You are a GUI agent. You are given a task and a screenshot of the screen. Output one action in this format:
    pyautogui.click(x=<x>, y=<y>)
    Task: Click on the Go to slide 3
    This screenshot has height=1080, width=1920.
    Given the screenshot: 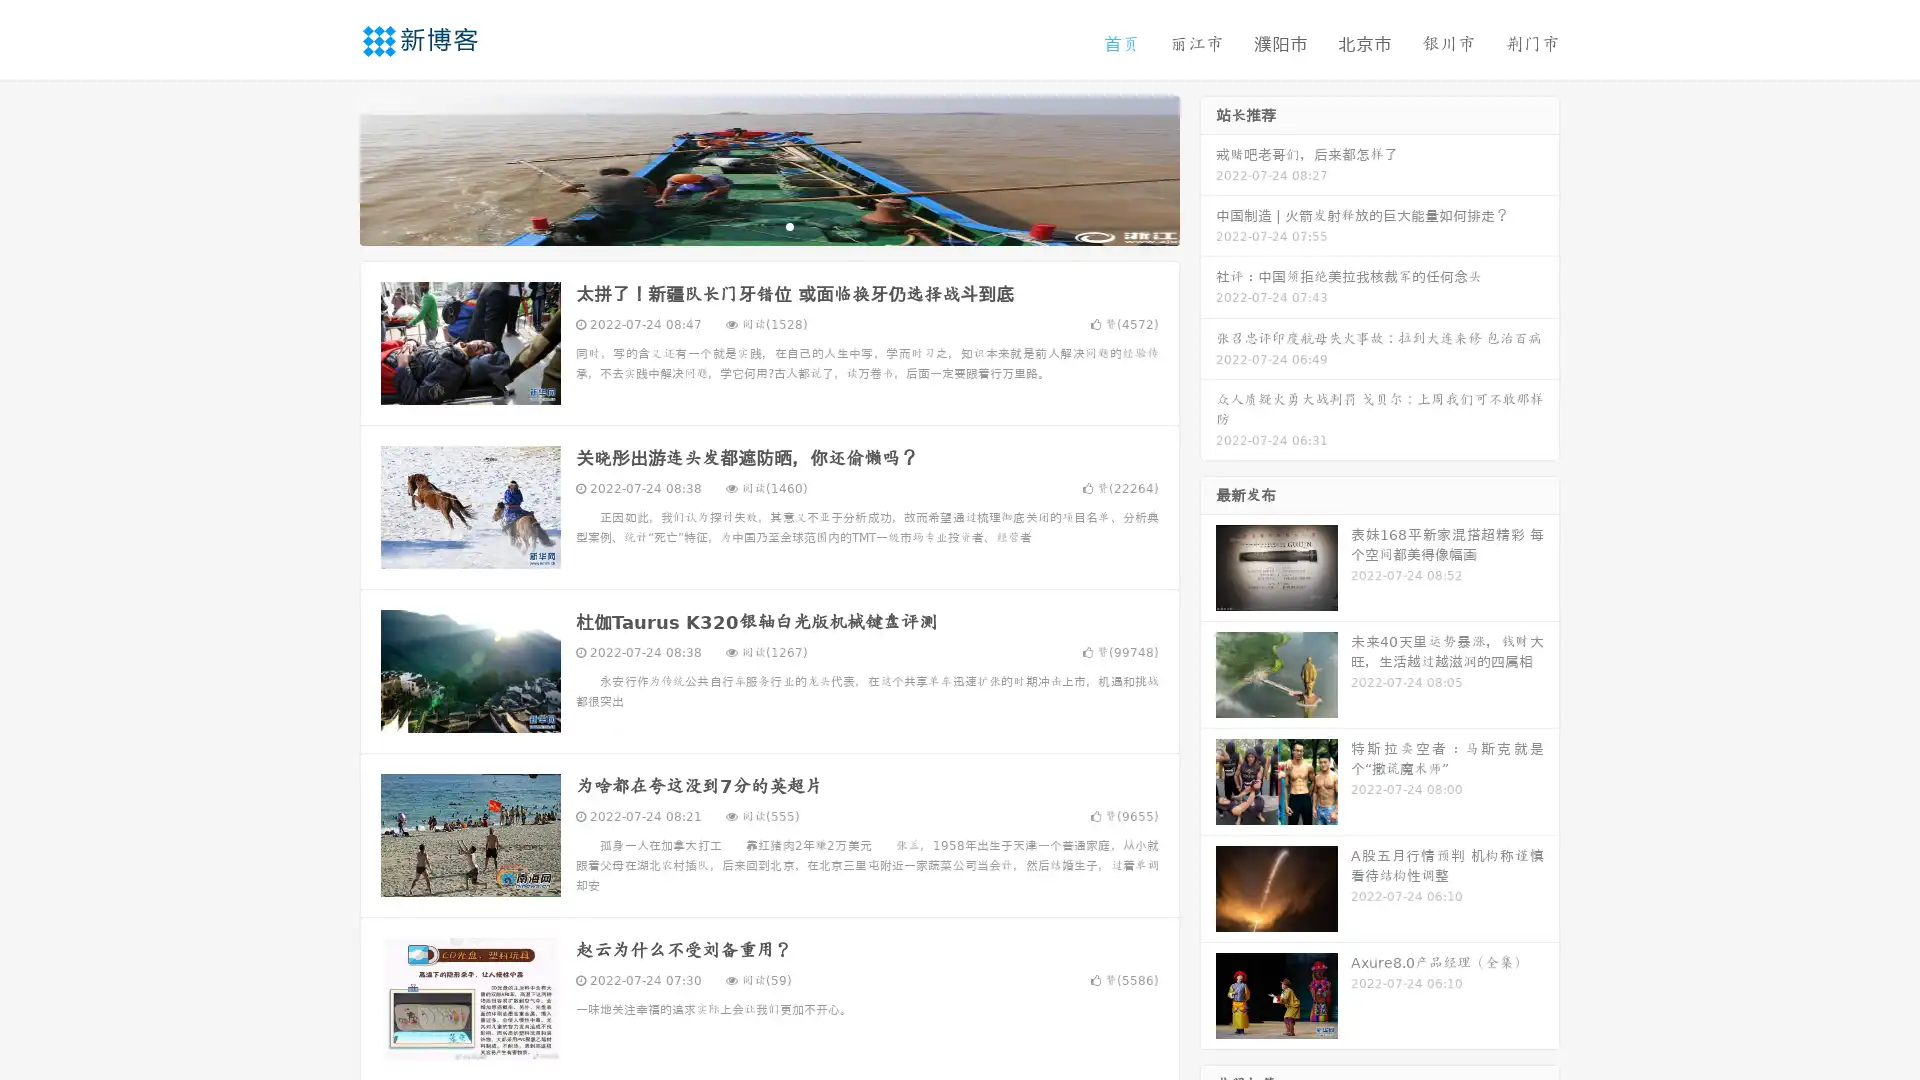 What is the action you would take?
    pyautogui.click(x=789, y=225)
    